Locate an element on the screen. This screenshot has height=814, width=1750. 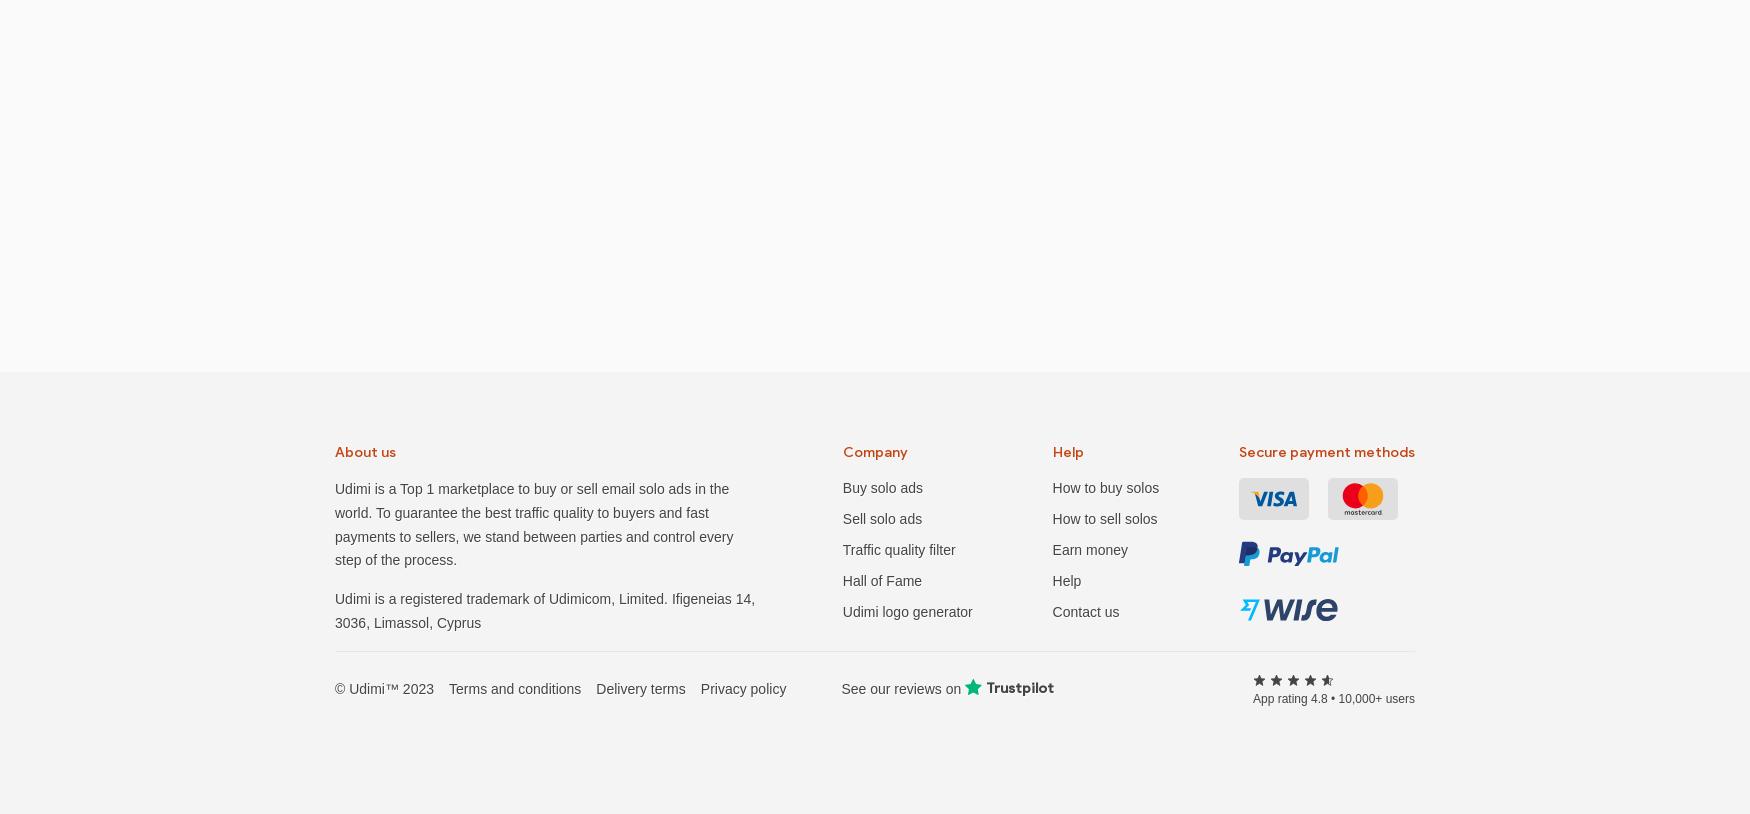
'Hall of Fame' is located at coordinates (881, 580).